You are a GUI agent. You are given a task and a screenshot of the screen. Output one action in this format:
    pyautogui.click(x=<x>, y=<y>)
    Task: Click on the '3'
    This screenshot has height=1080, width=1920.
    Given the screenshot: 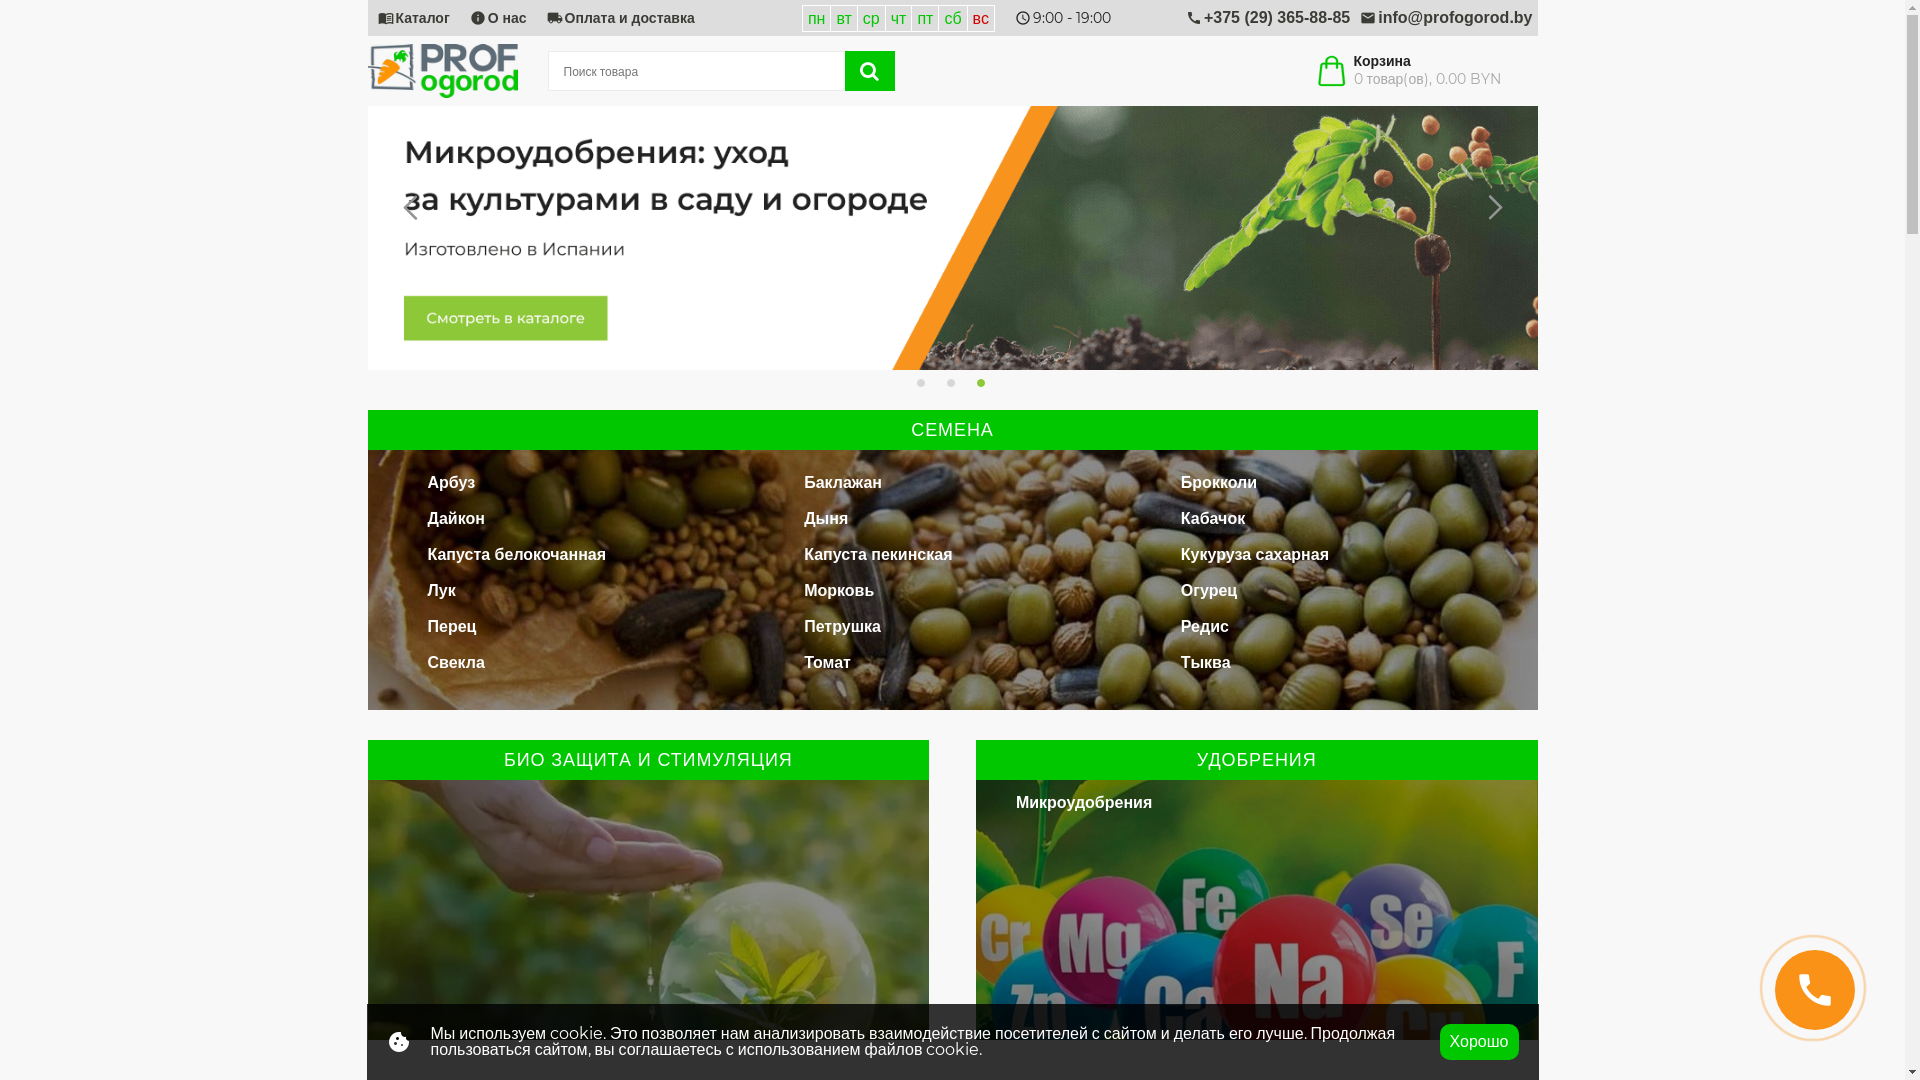 What is the action you would take?
    pyautogui.click(x=982, y=385)
    